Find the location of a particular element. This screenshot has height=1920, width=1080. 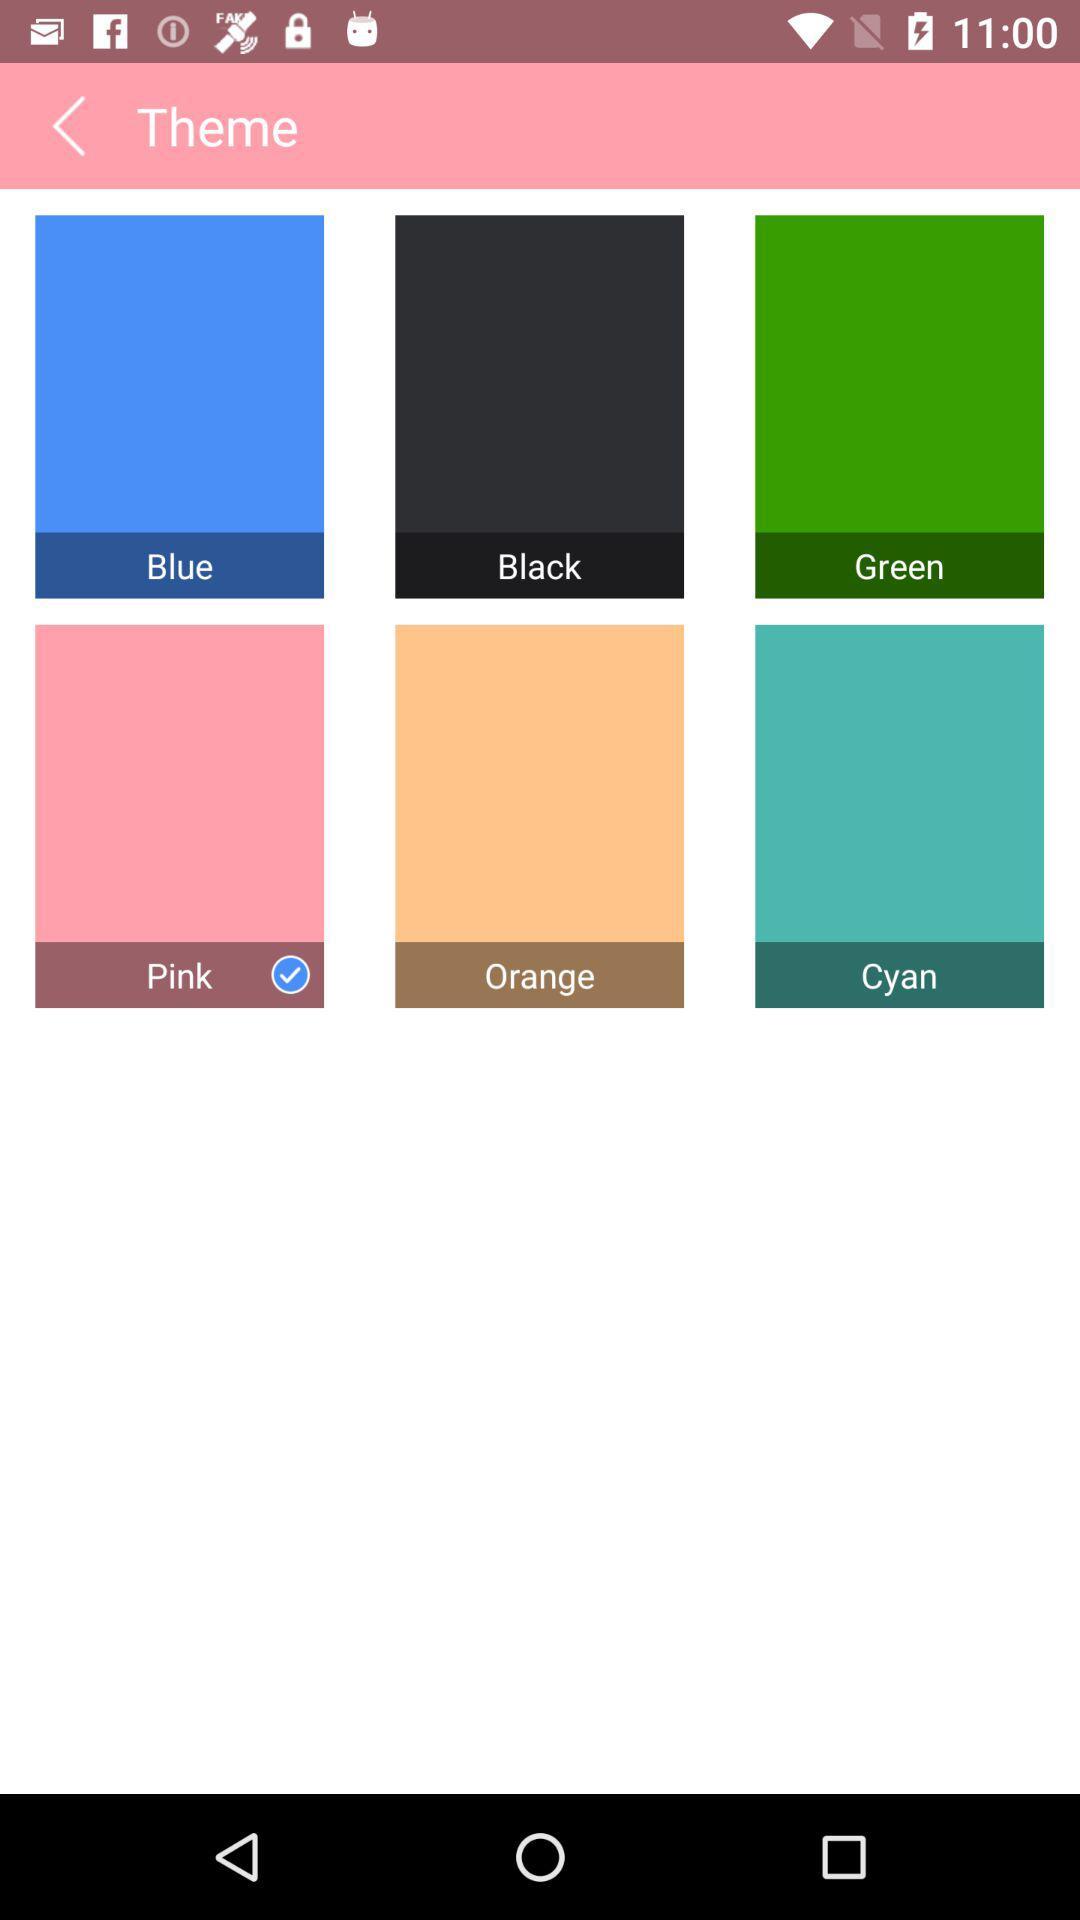

the item to the left of the theme app is located at coordinates (67, 124).